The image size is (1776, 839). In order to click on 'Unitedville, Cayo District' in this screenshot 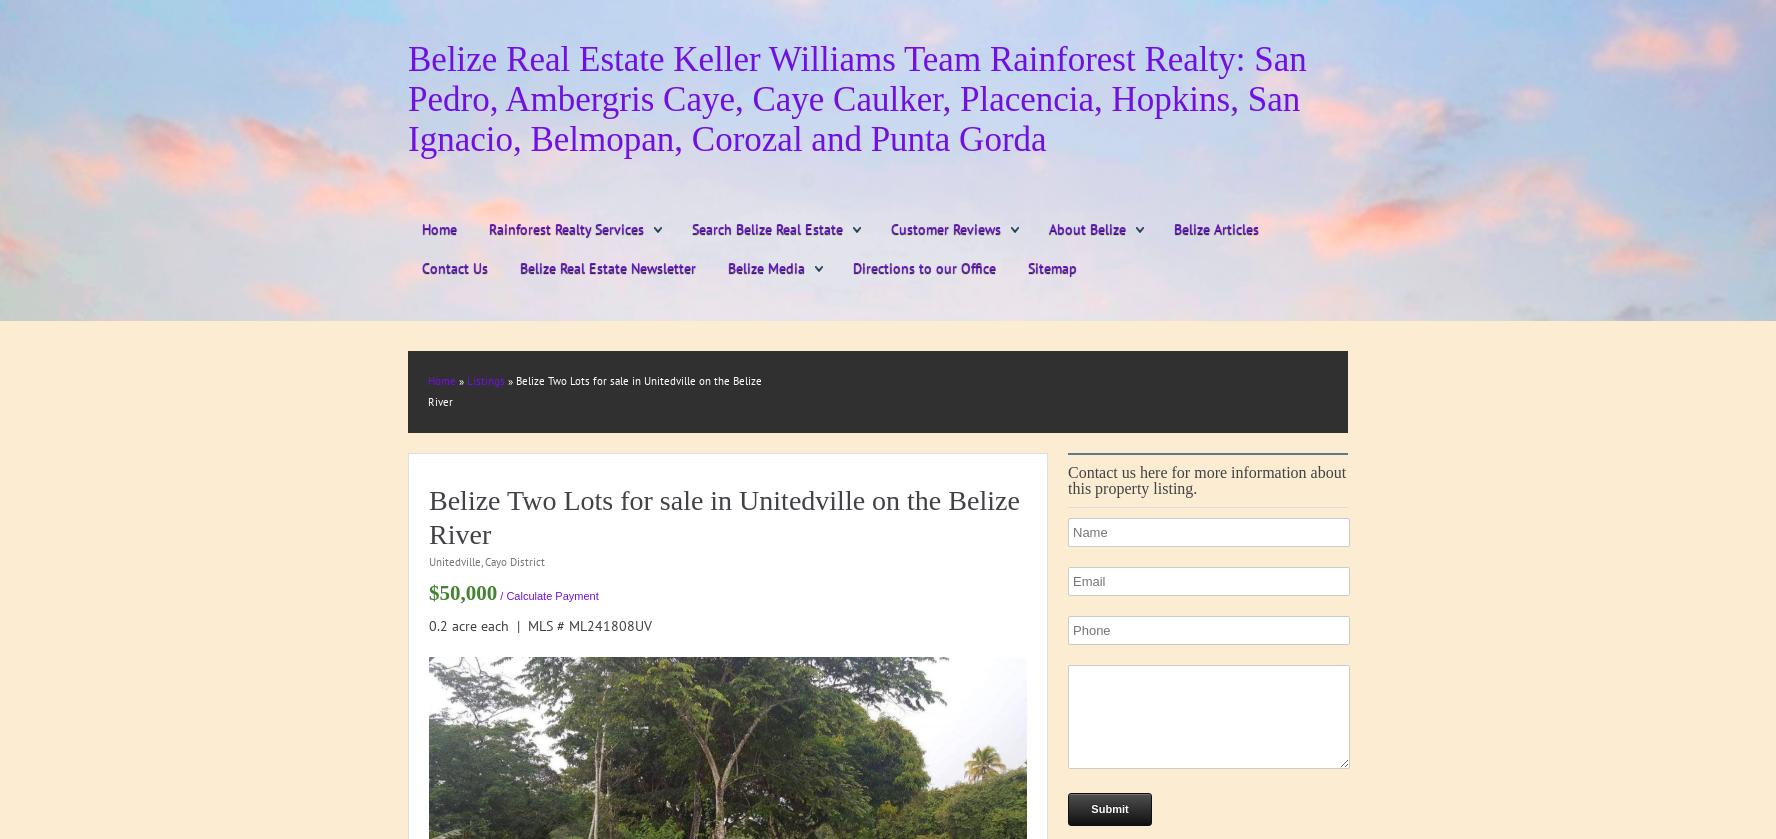, I will do `click(429, 560)`.